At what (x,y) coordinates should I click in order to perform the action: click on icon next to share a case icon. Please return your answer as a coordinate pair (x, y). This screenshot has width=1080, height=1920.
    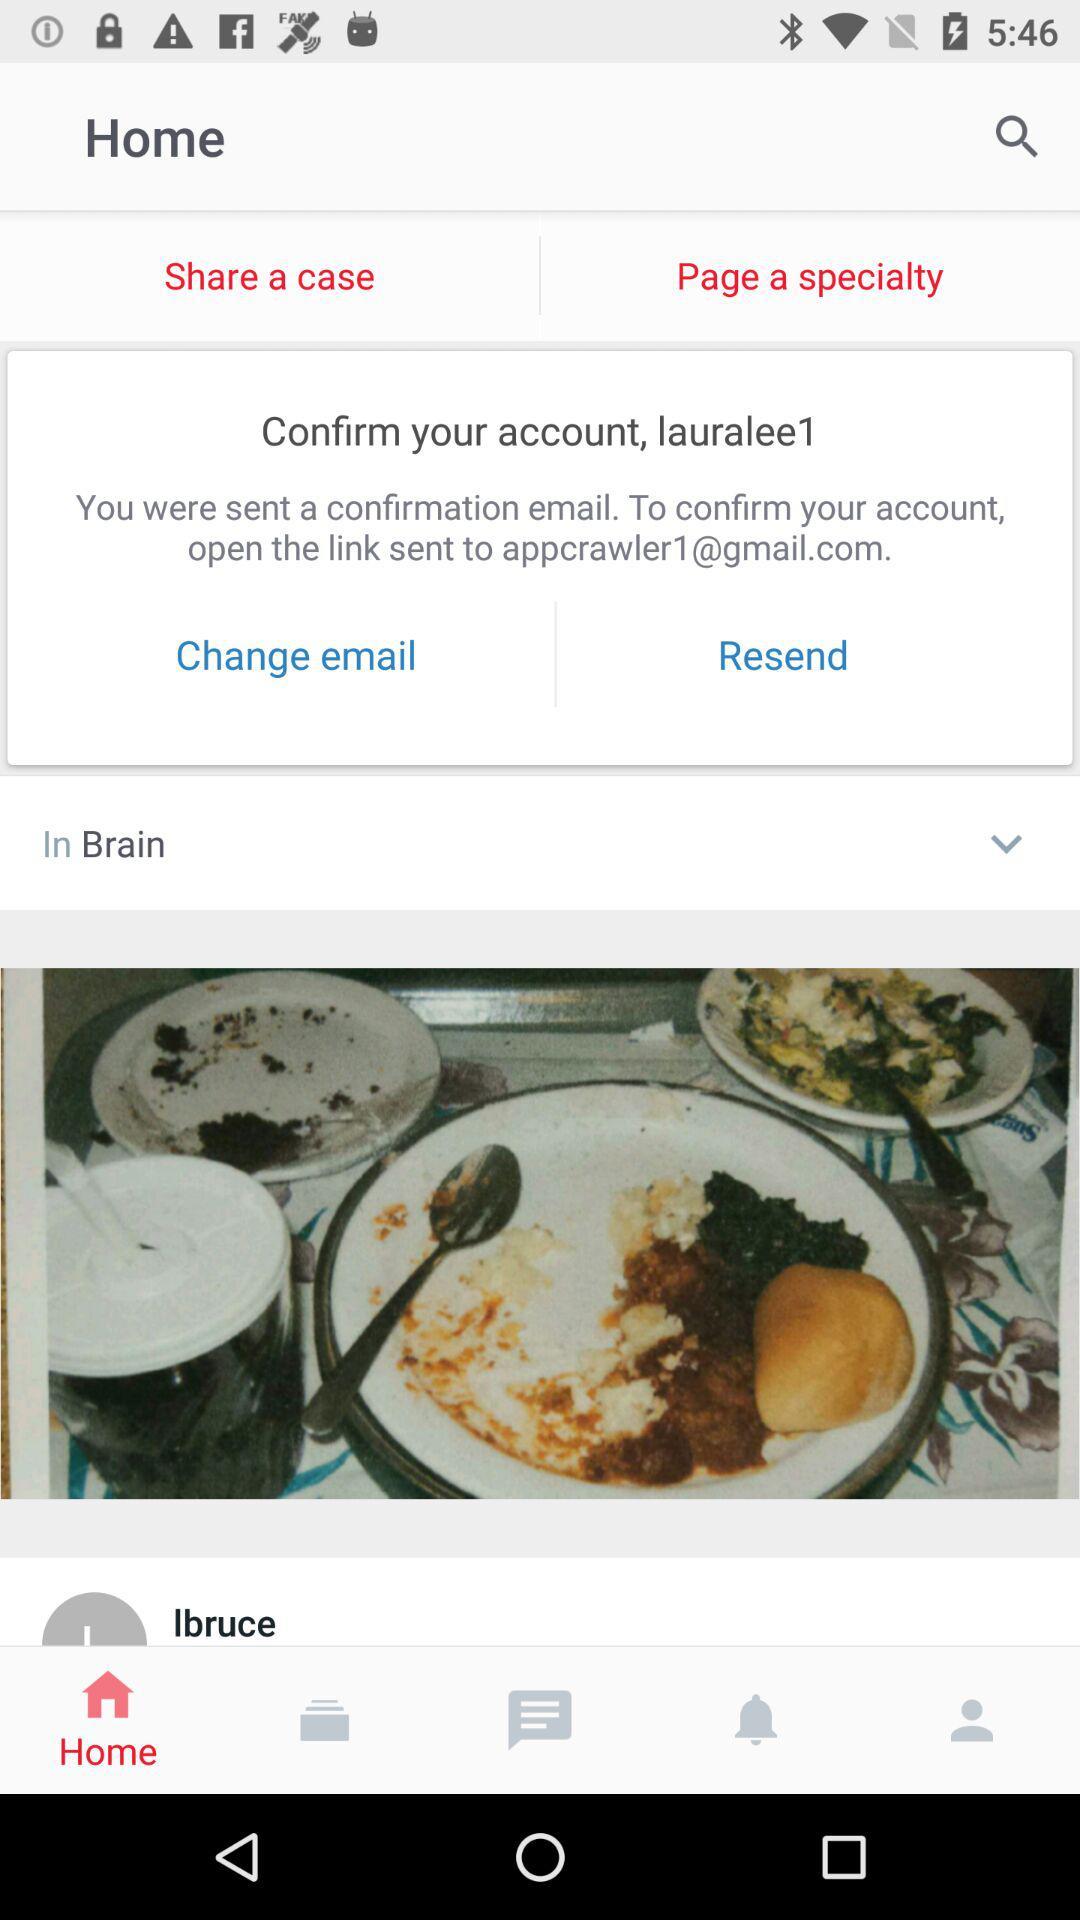
    Looking at the image, I should click on (1017, 135).